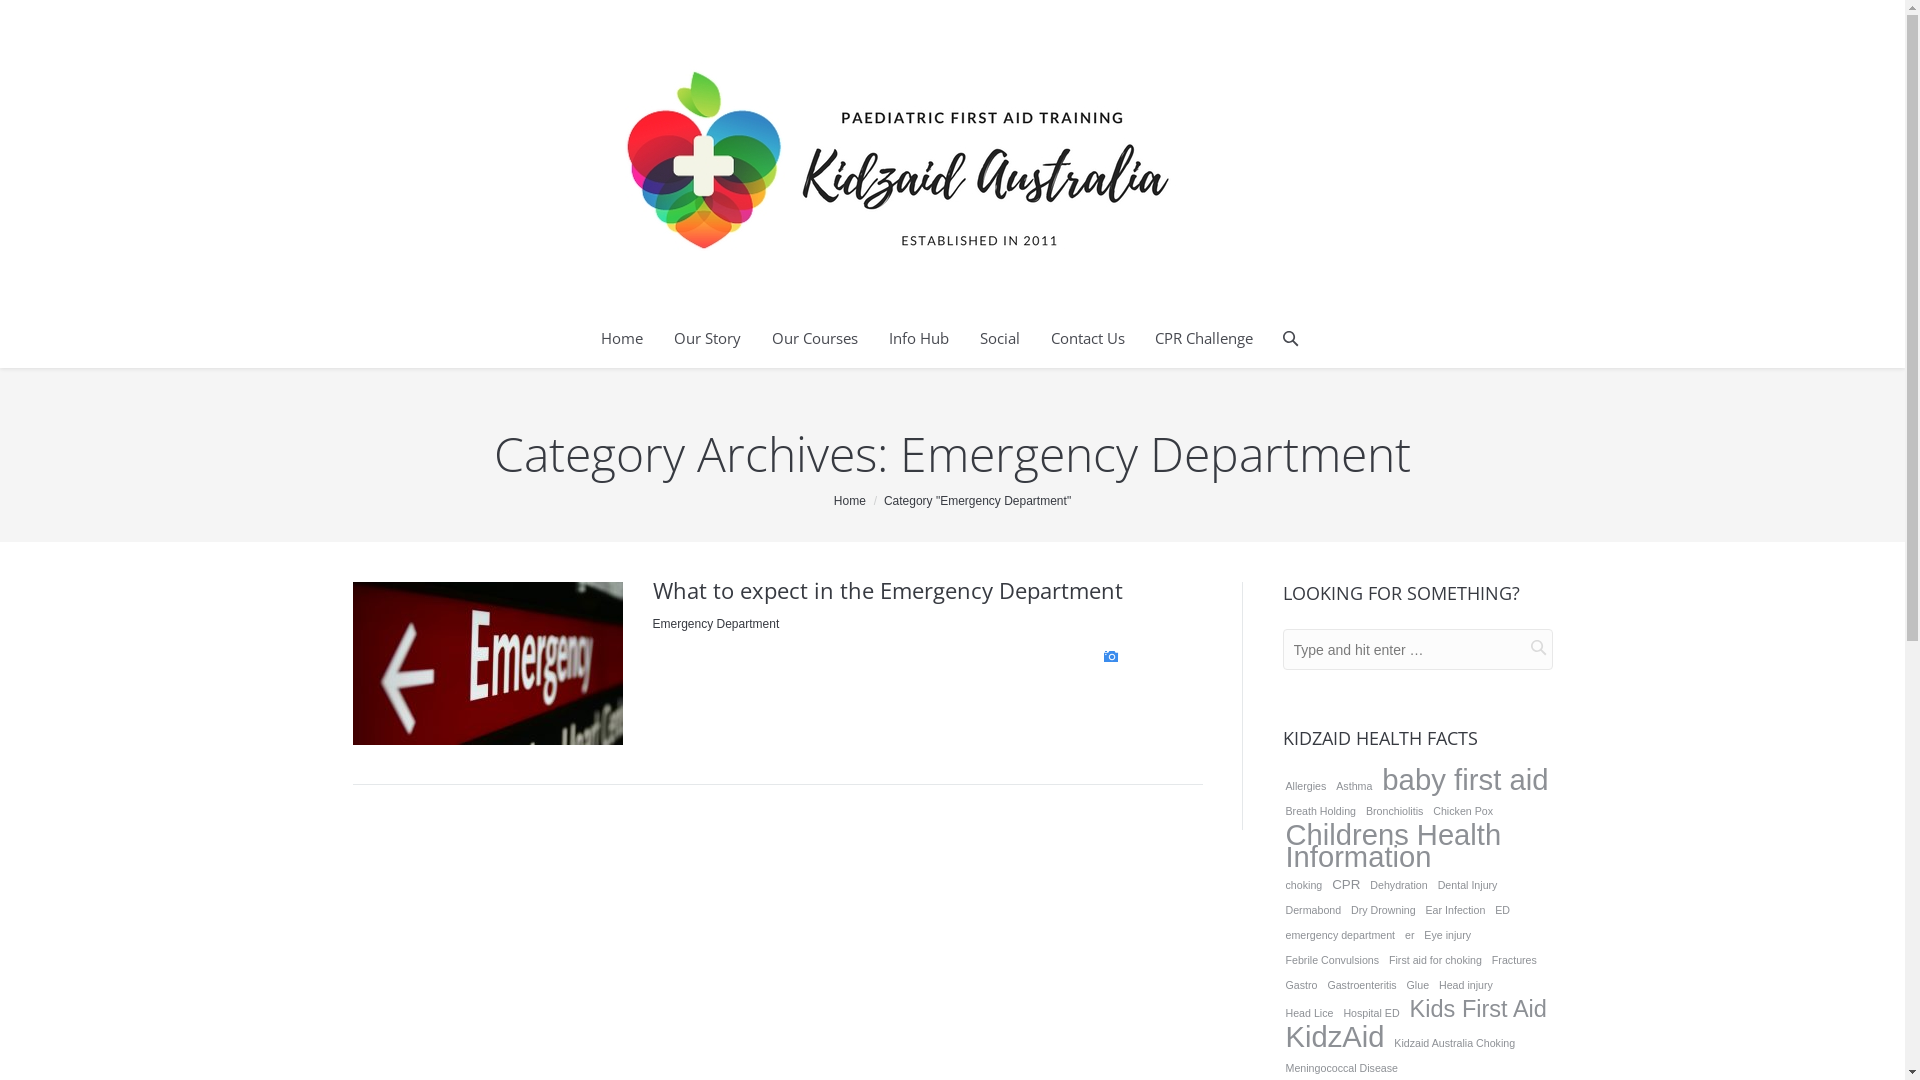 This screenshot has width=1920, height=1080. What do you see at coordinates (1341, 1067) in the screenshot?
I see `'Meningococcal Disease'` at bounding box center [1341, 1067].